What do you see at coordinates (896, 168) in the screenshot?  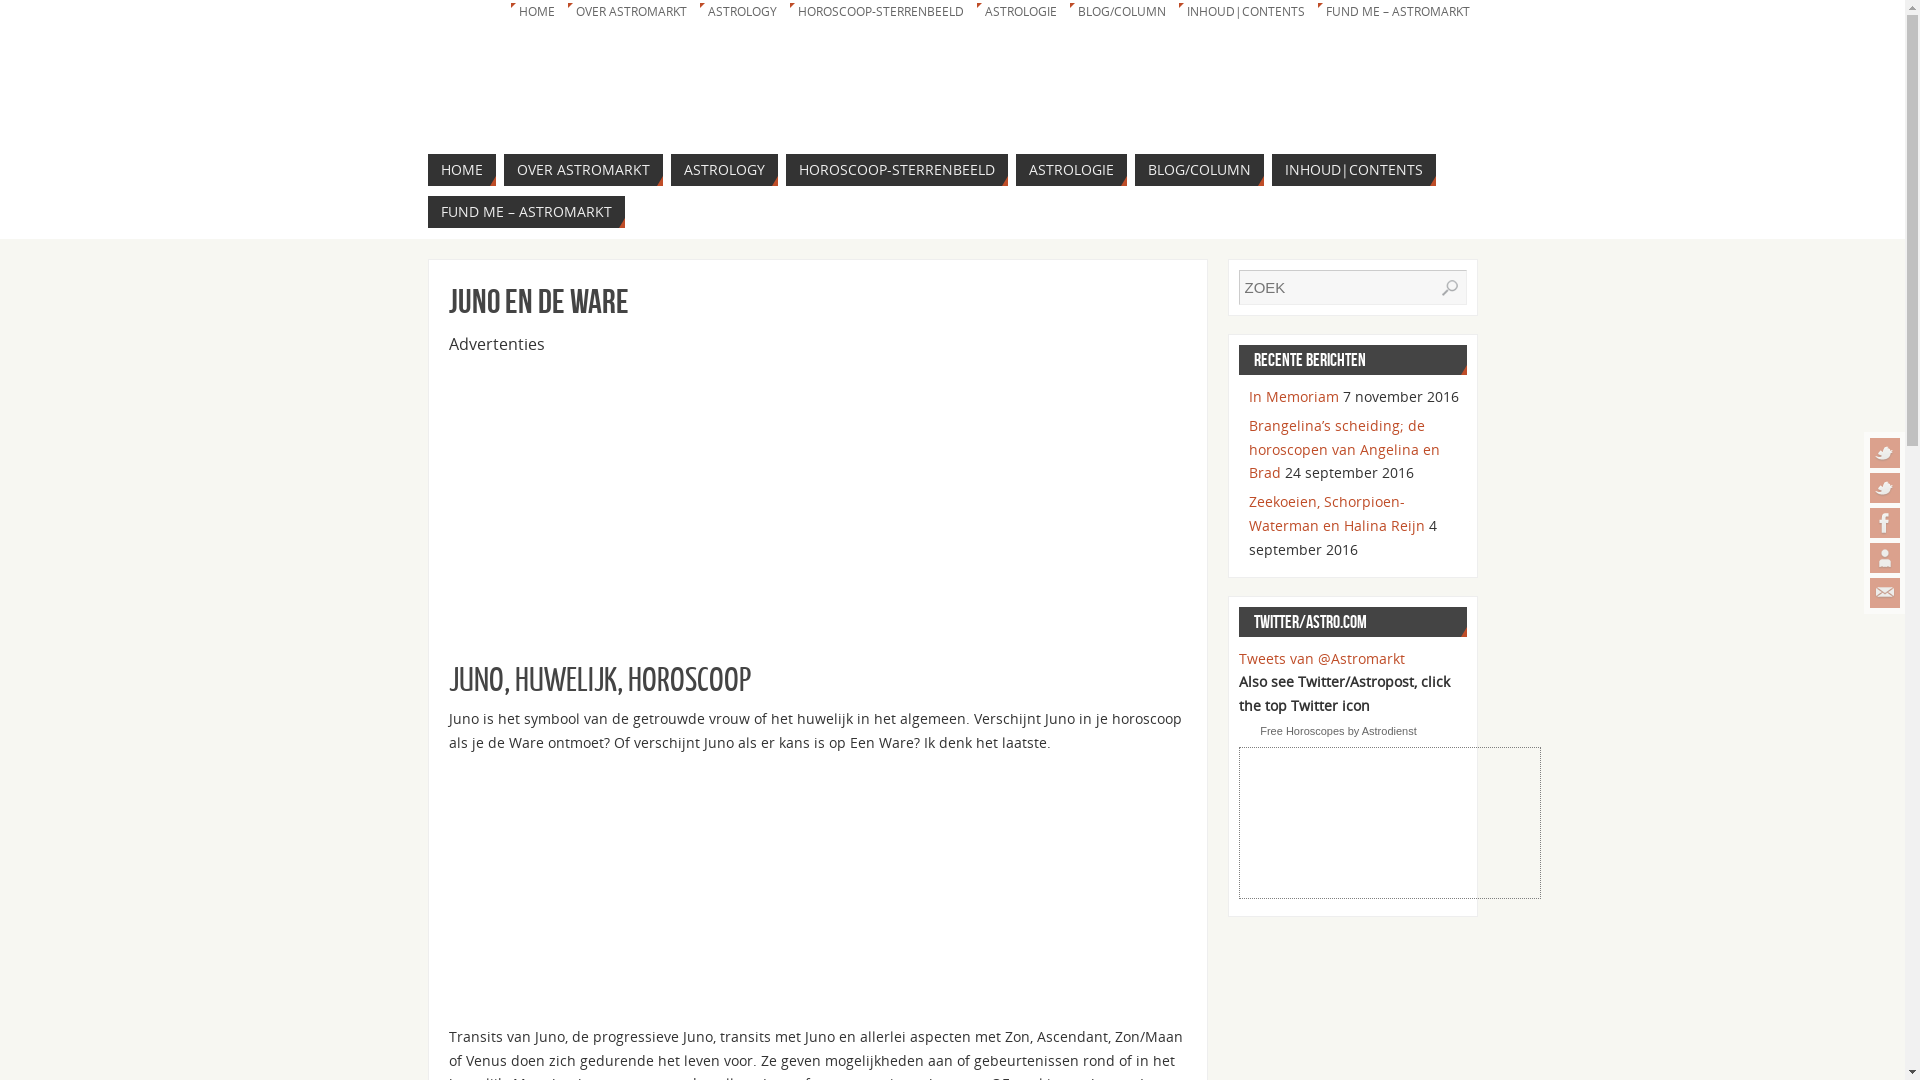 I see `'HOROSCOOP-STERRENBEELD'` at bounding box center [896, 168].